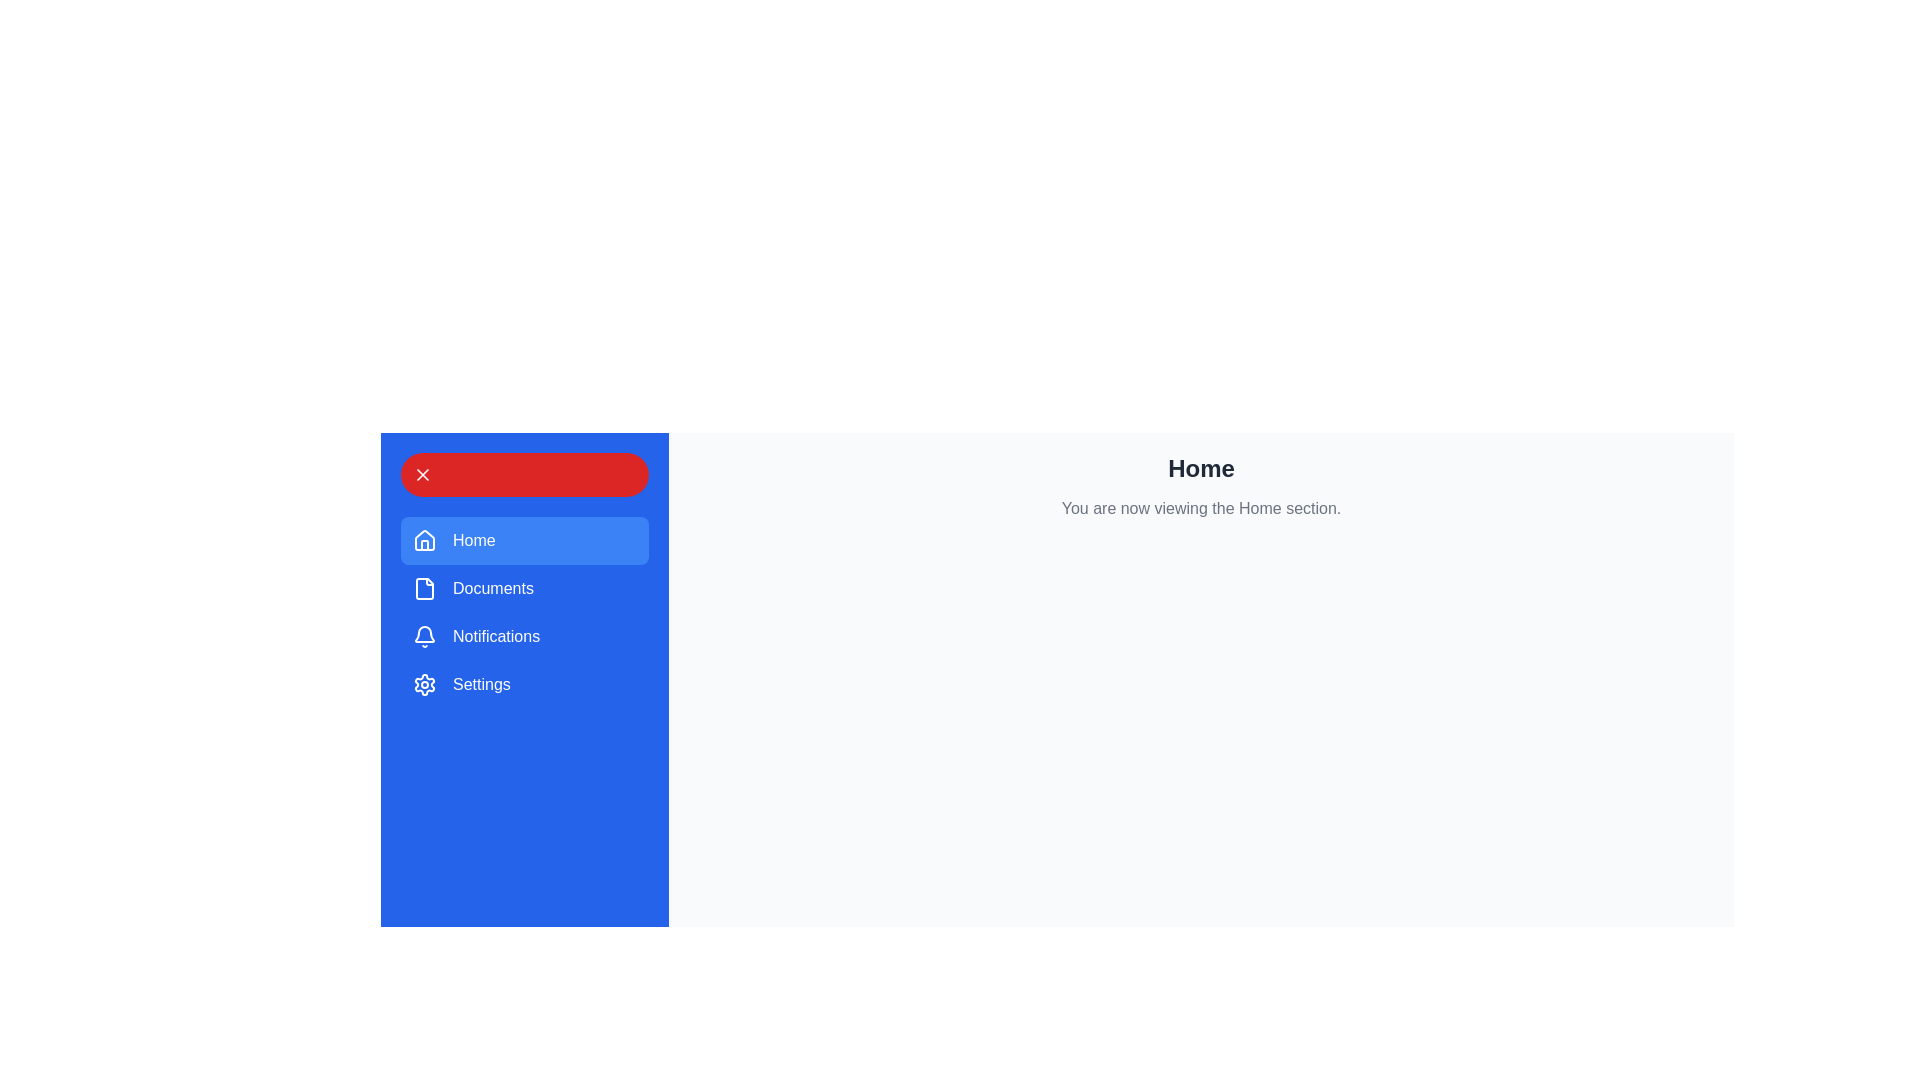  I want to click on the menu item Home from the drawer menu, so click(524, 540).